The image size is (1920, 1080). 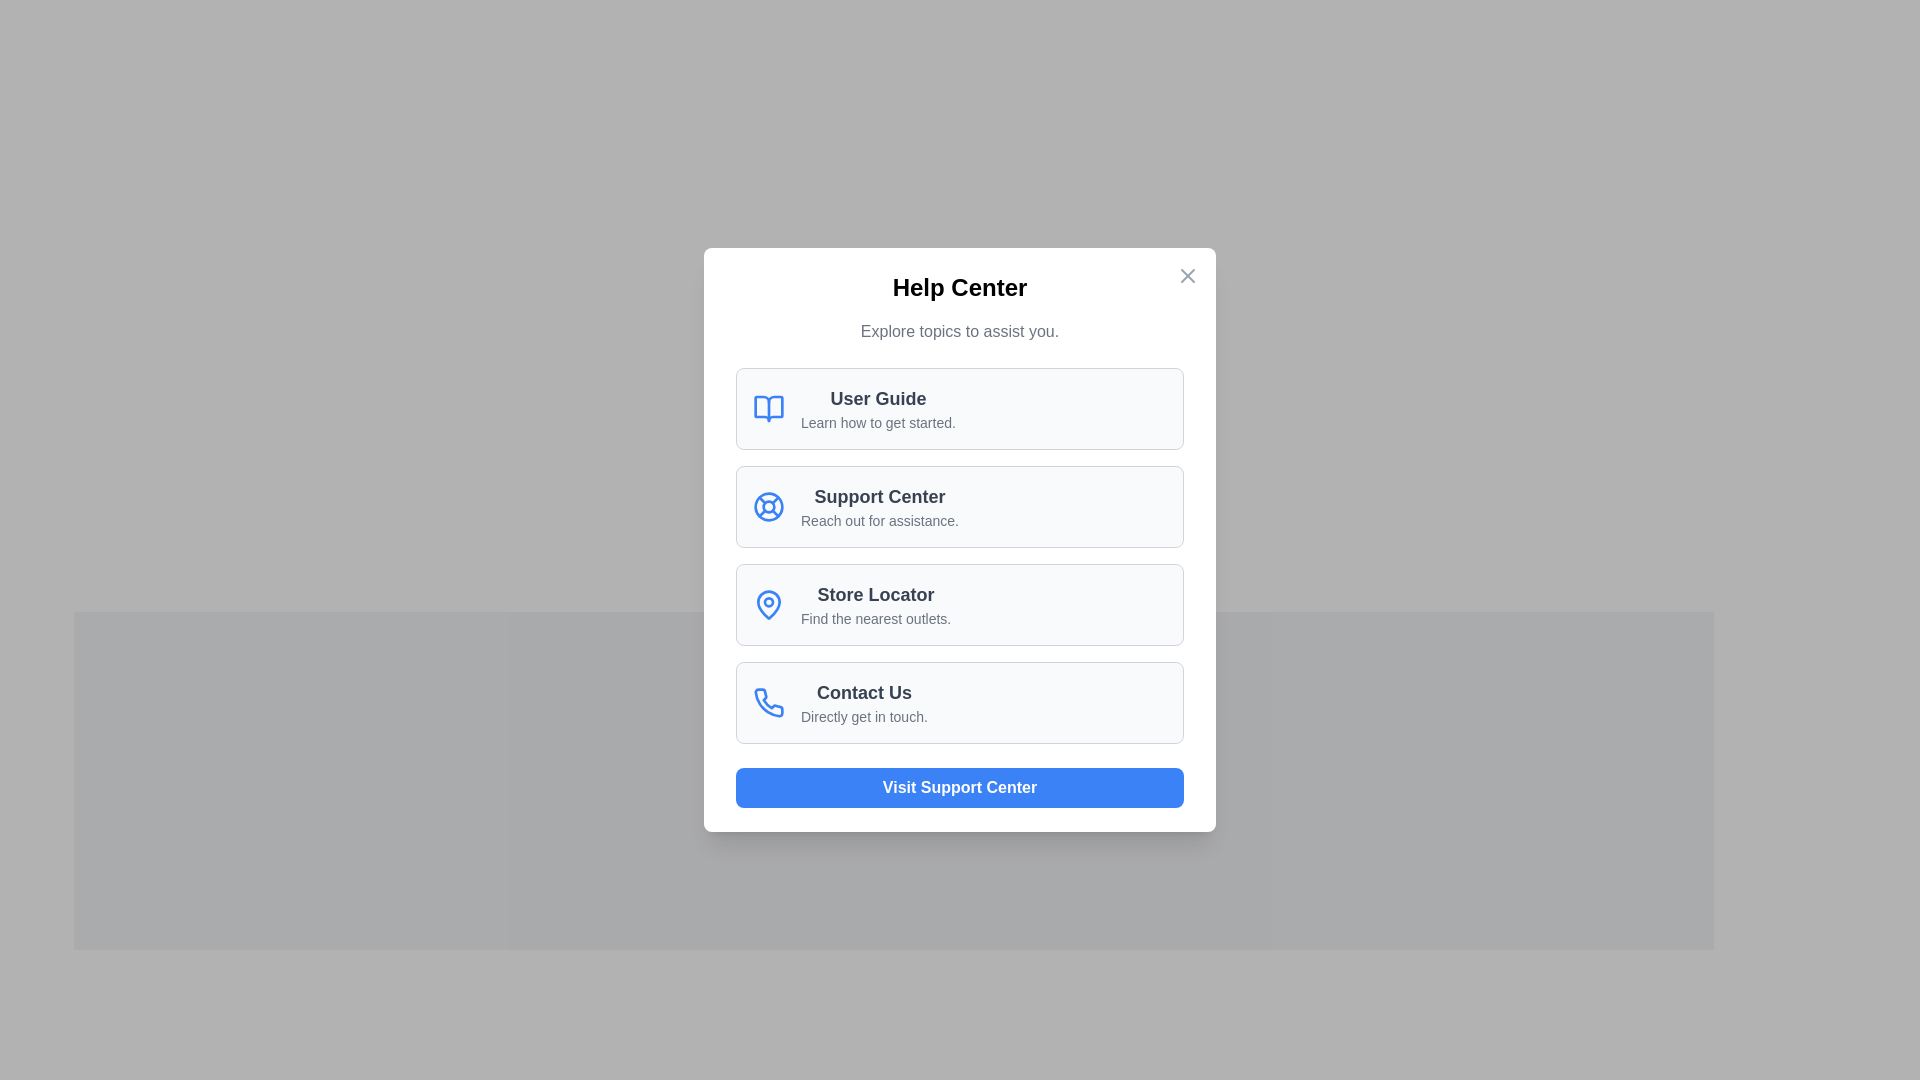 I want to click on the text element stating 'Explore topics to assist you.' which is centered below the title 'Help Center' in a modal dialog box, so click(x=960, y=330).